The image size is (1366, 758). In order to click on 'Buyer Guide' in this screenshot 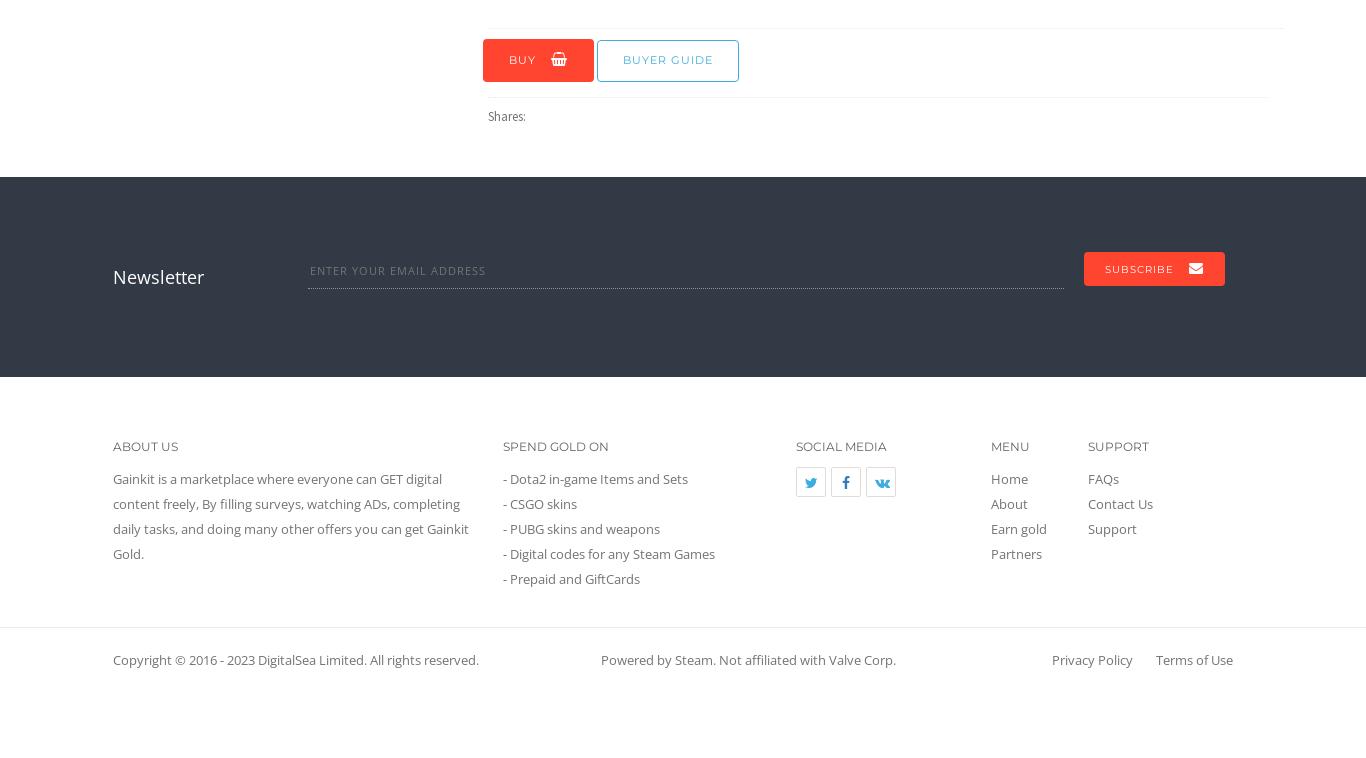, I will do `click(666, 57)`.